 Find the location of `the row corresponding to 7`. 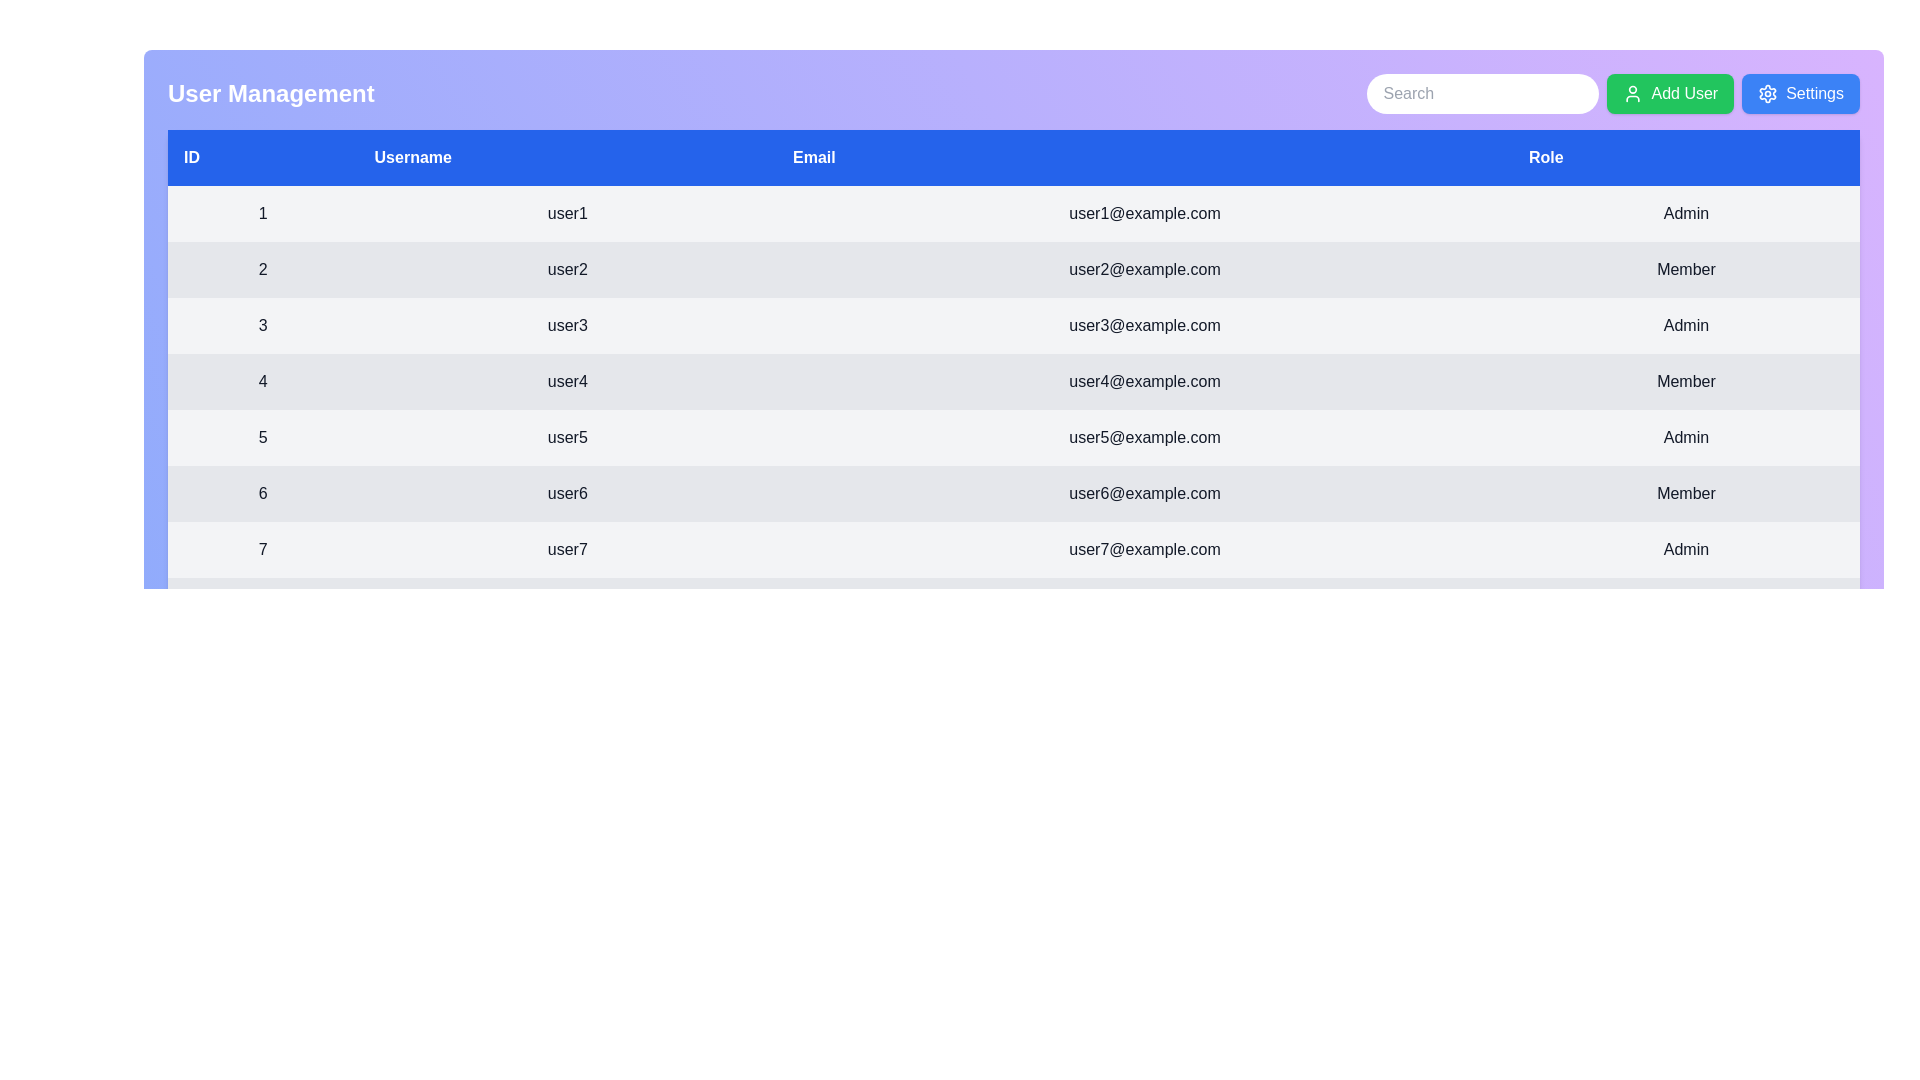

the row corresponding to 7 is located at coordinates (1013, 550).